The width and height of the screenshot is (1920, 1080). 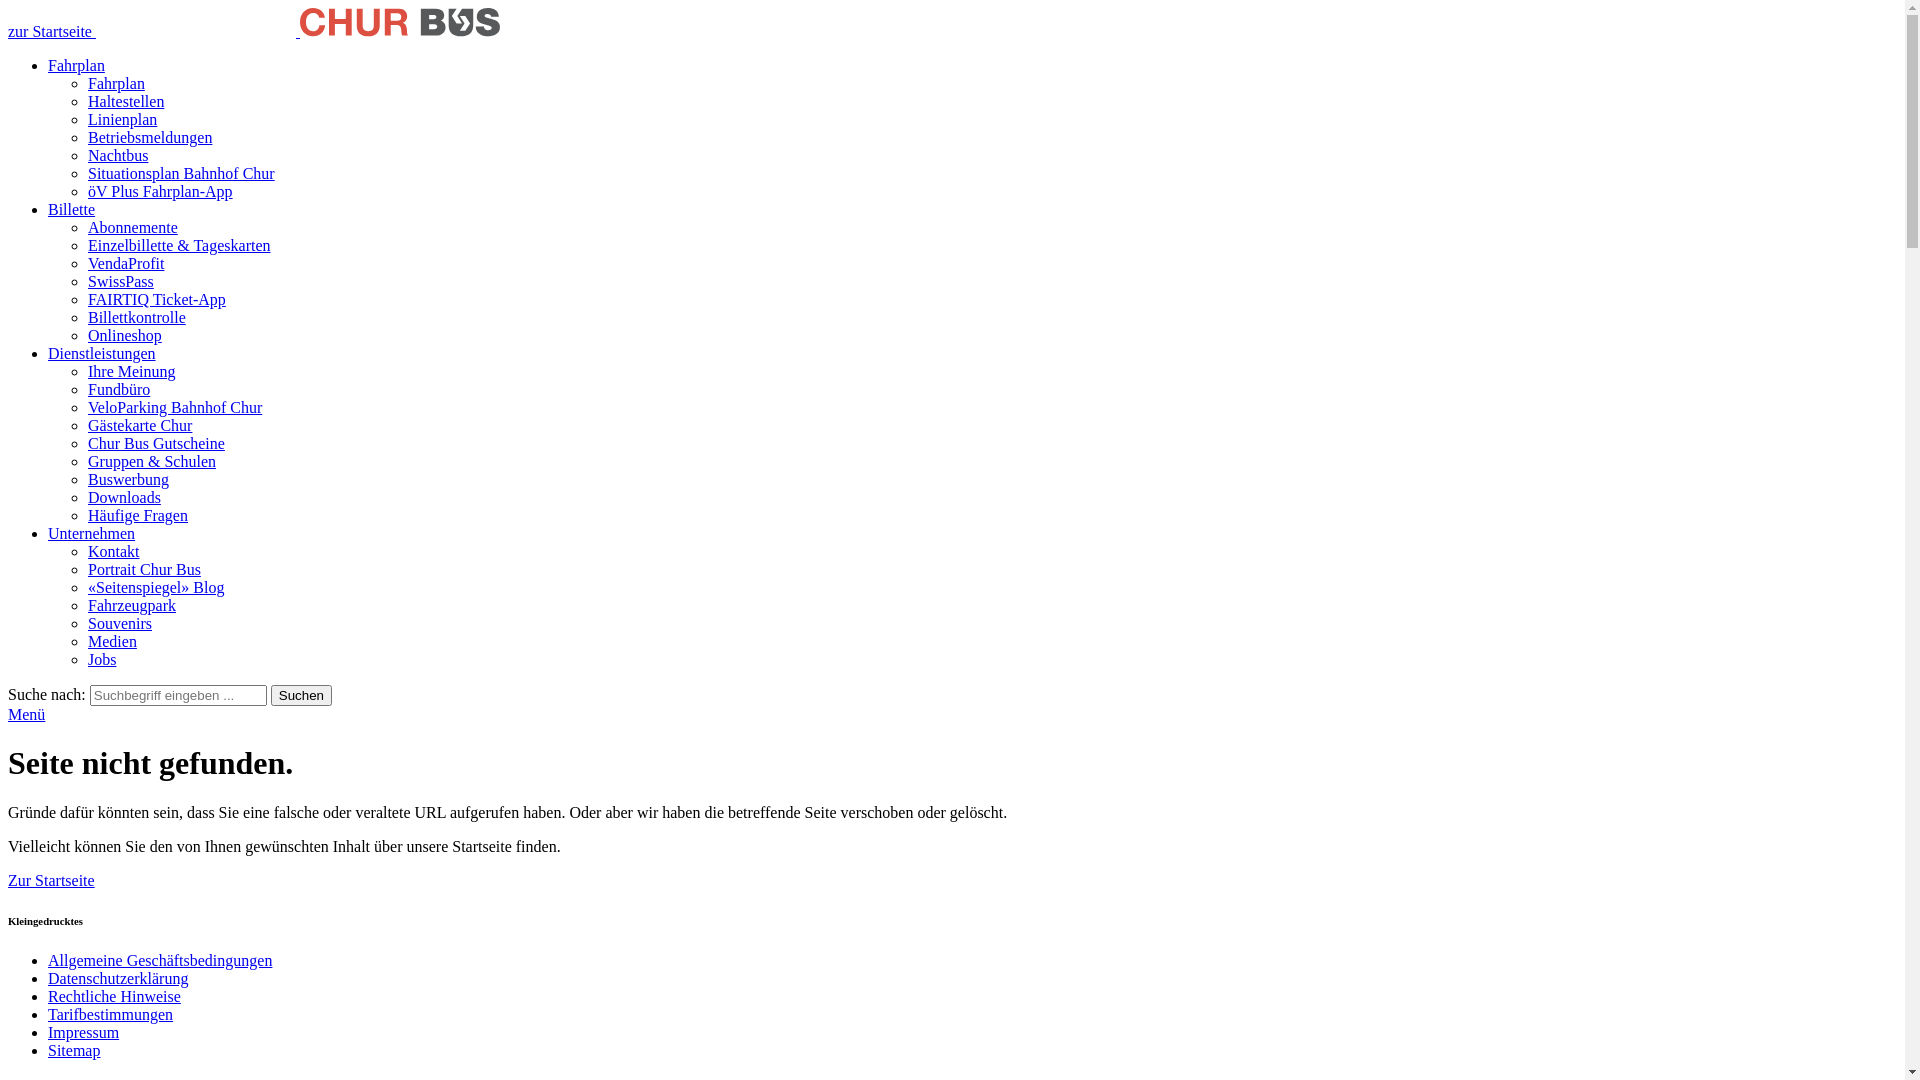 What do you see at coordinates (48, 996) in the screenshot?
I see `'Rechtliche Hinweise'` at bounding box center [48, 996].